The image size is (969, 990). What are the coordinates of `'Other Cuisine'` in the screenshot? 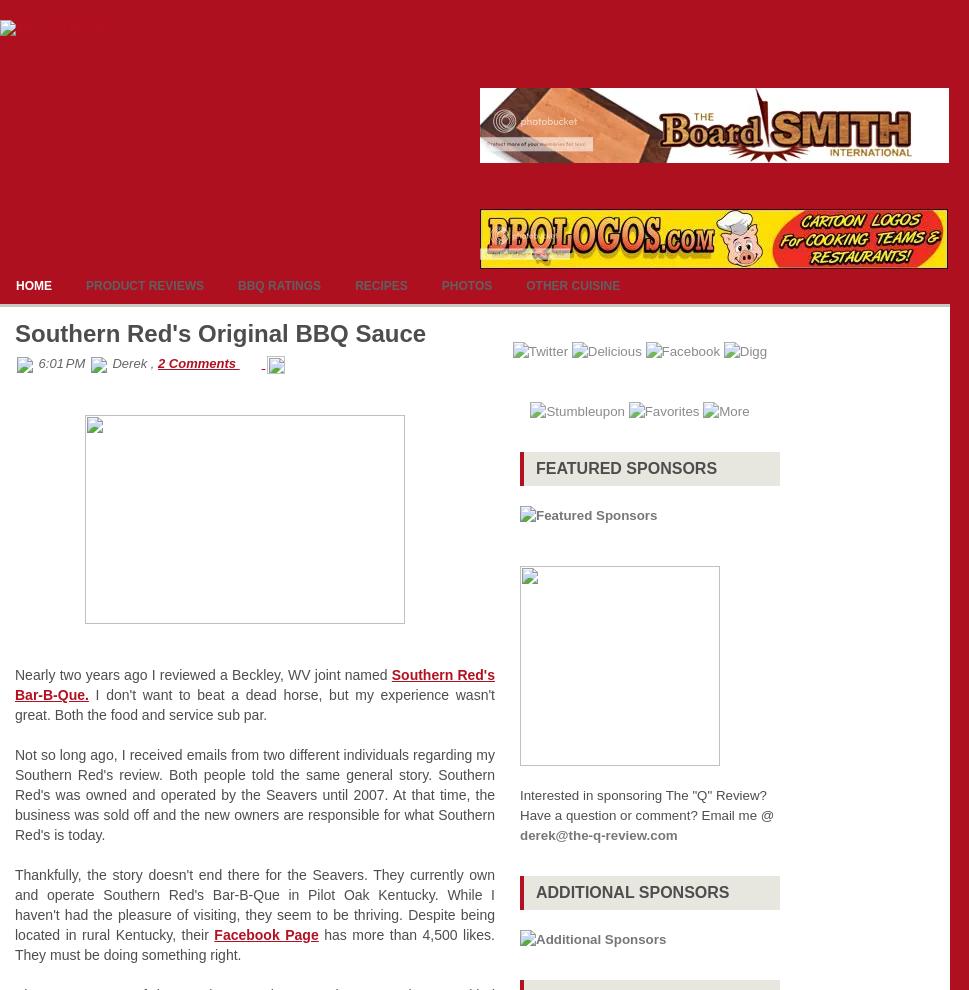 It's located at (572, 286).